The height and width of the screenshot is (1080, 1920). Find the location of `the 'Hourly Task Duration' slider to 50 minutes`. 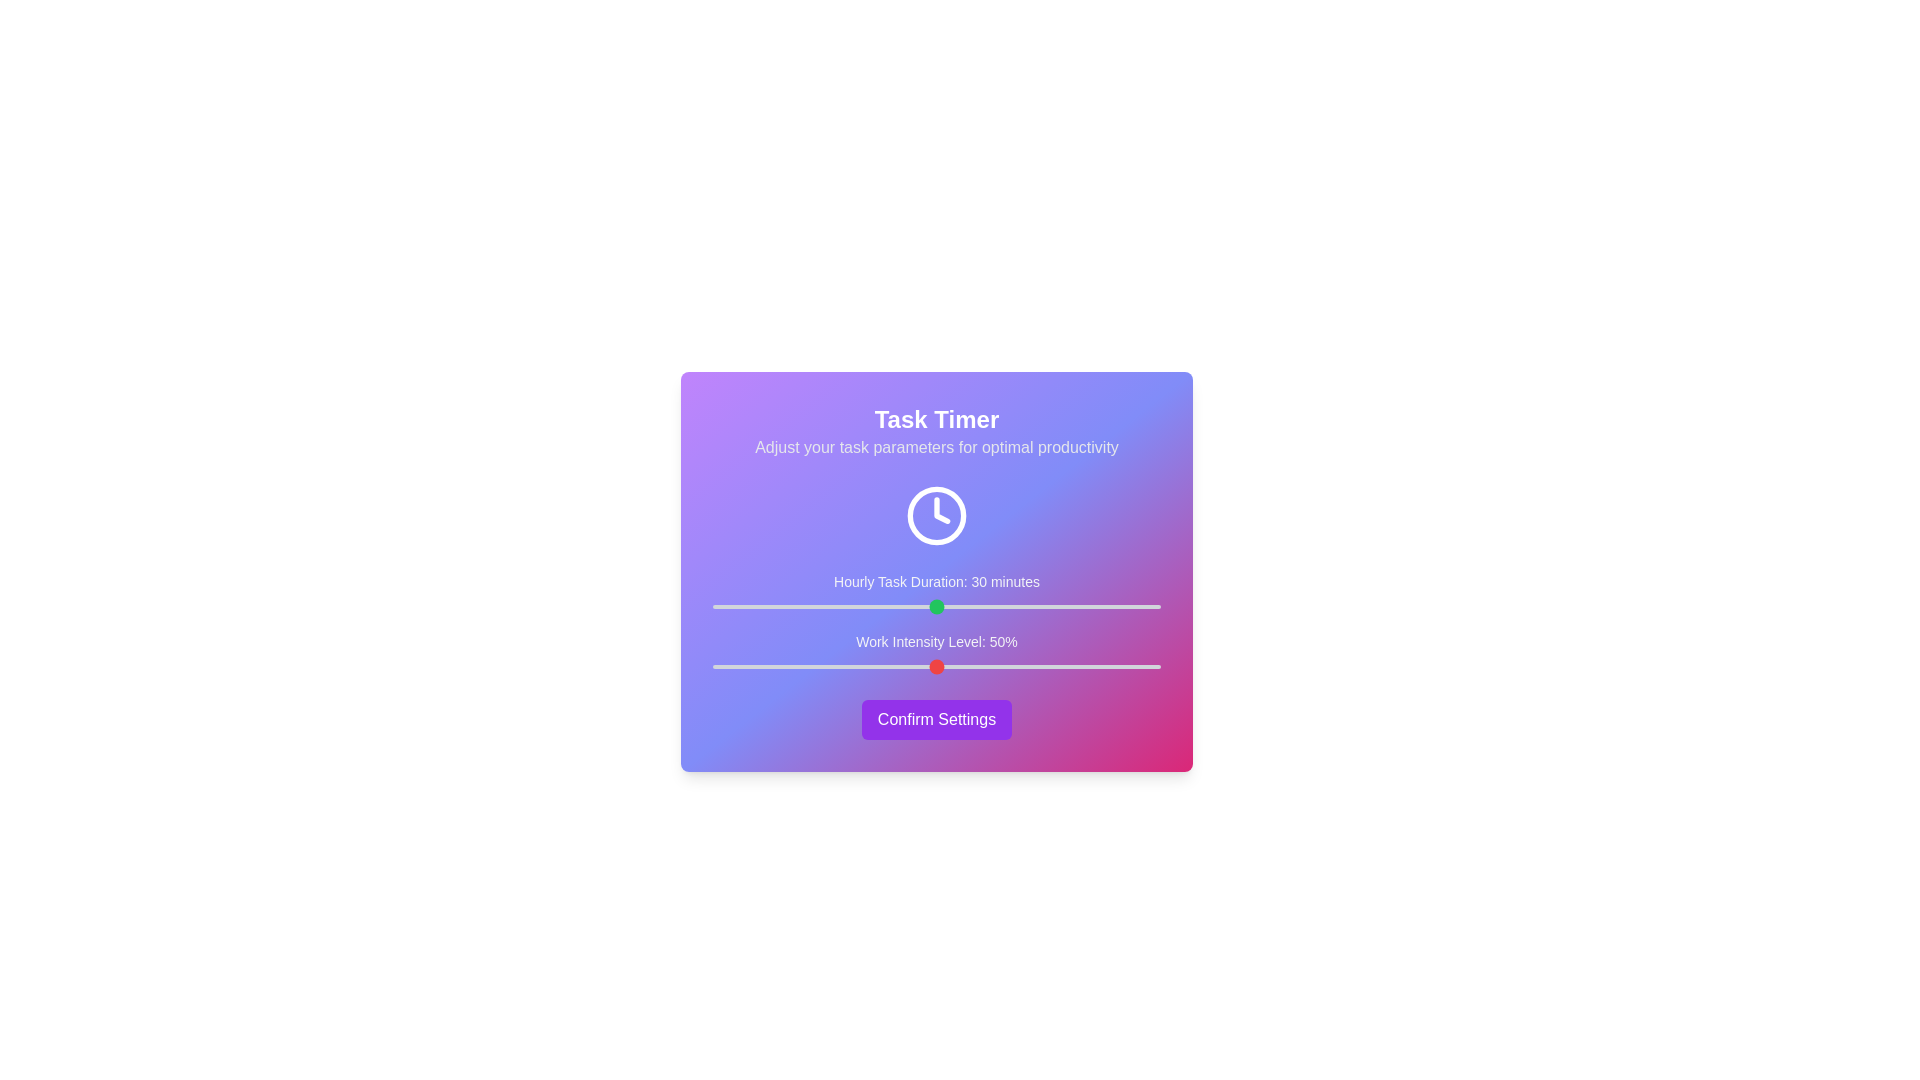

the 'Hourly Task Duration' slider to 50 minutes is located at coordinates (1085, 605).